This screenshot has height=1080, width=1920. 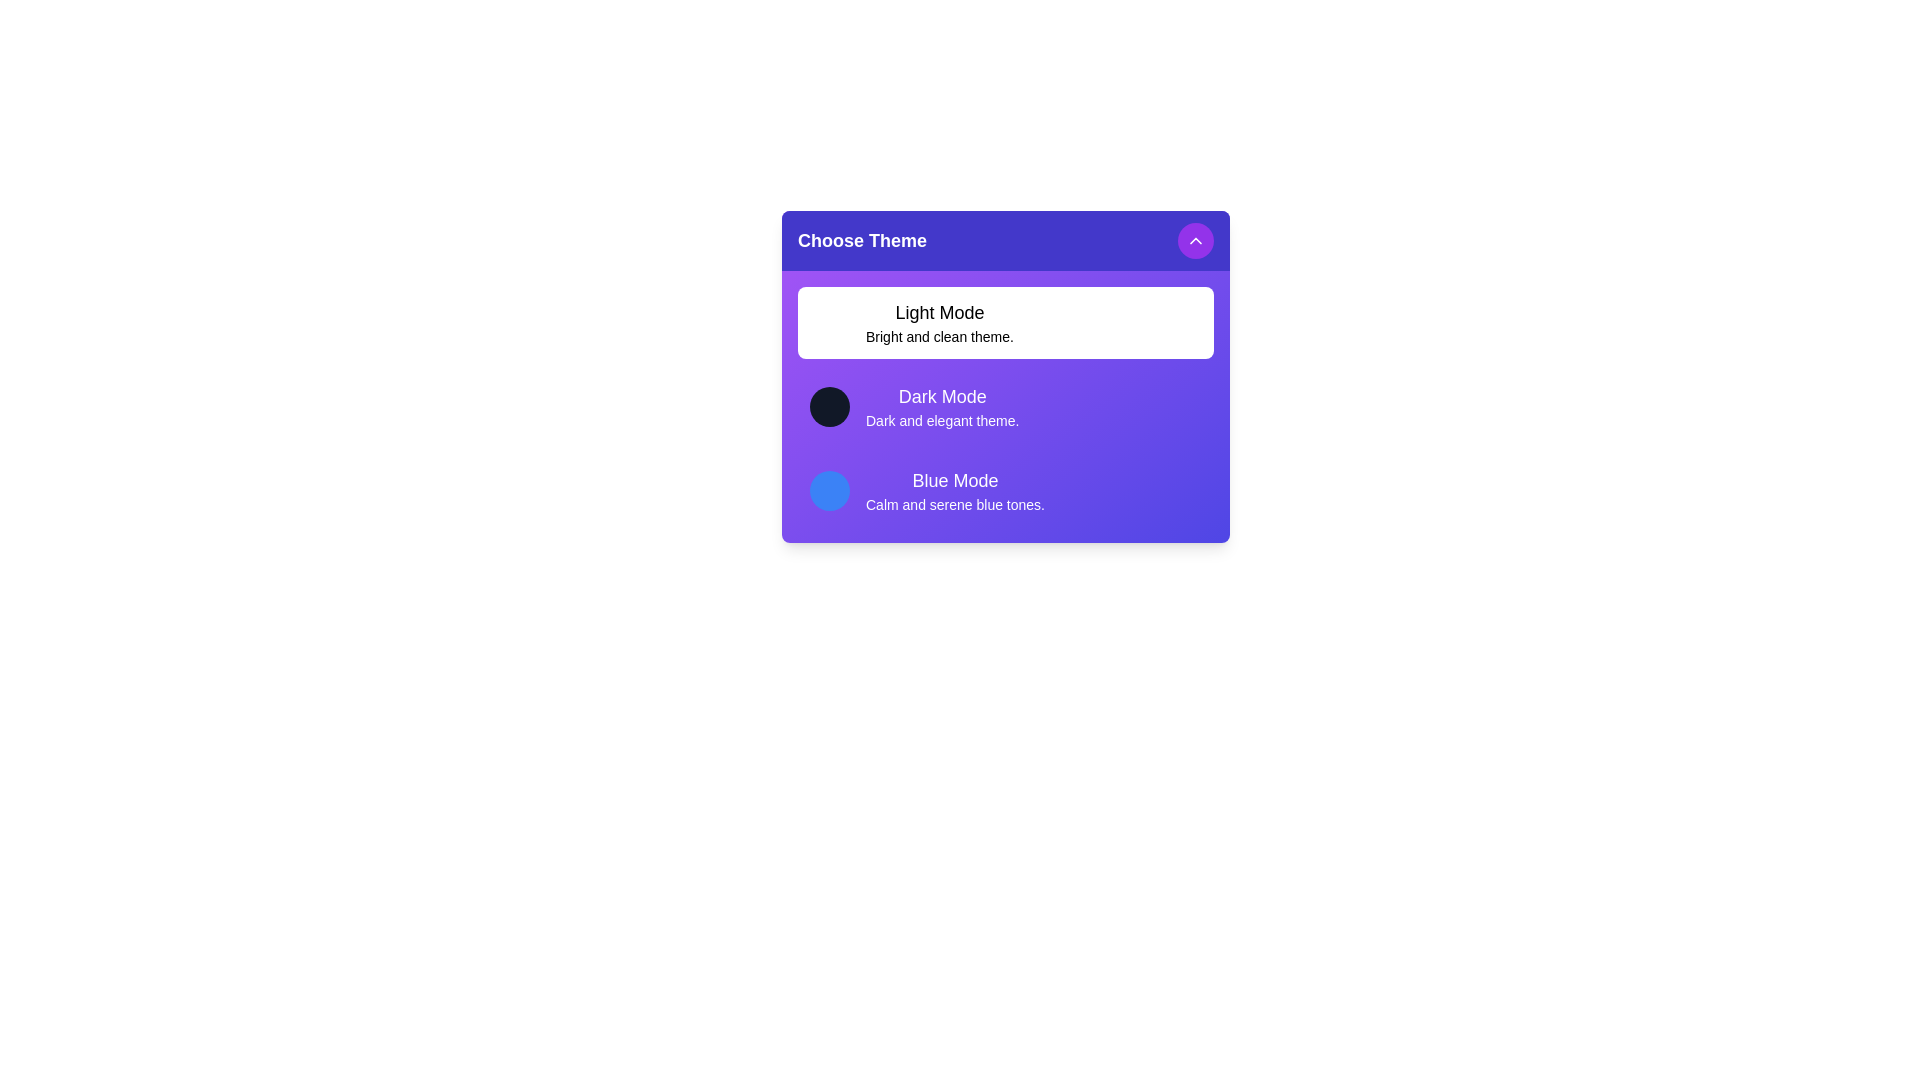 I want to click on the theme Dark Mode from the list, so click(x=1006, y=406).